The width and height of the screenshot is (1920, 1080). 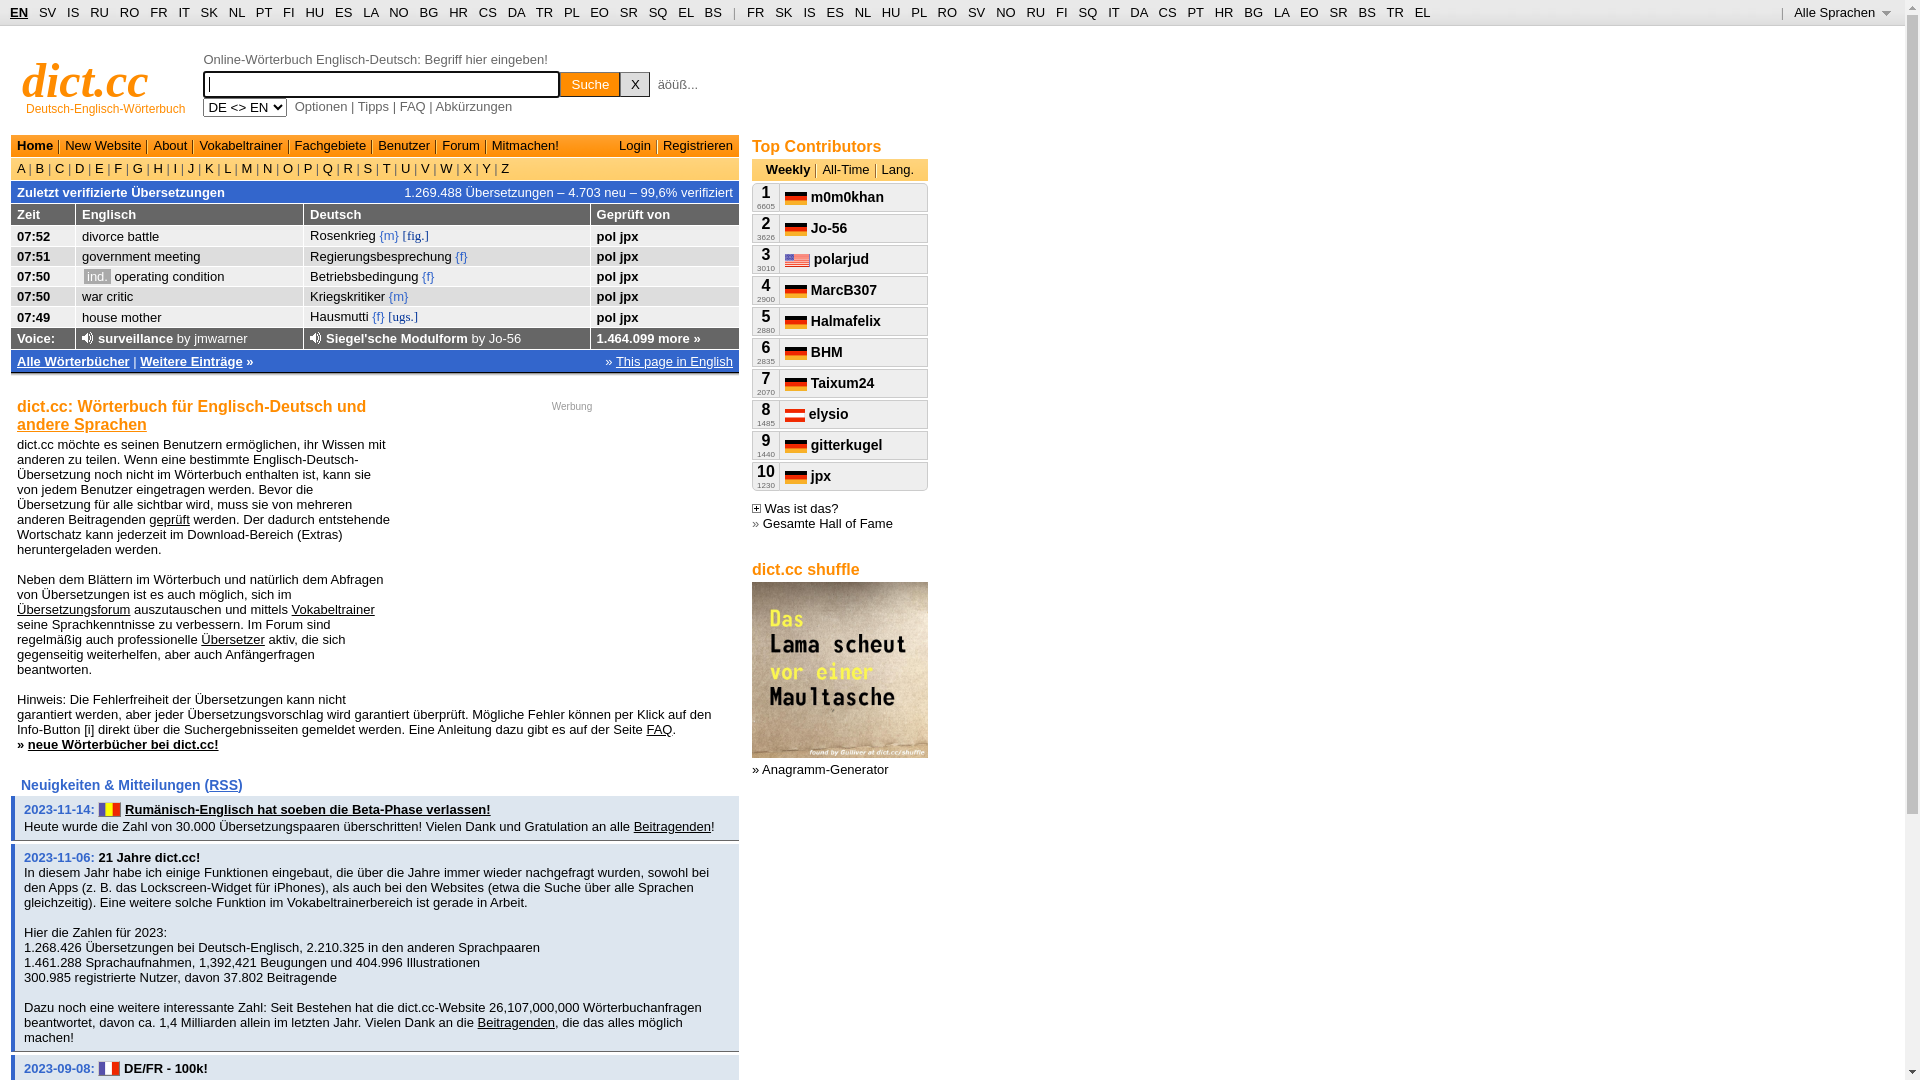 What do you see at coordinates (976, 12) in the screenshot?
I see `'SV'` at bounding box center [976, 12].